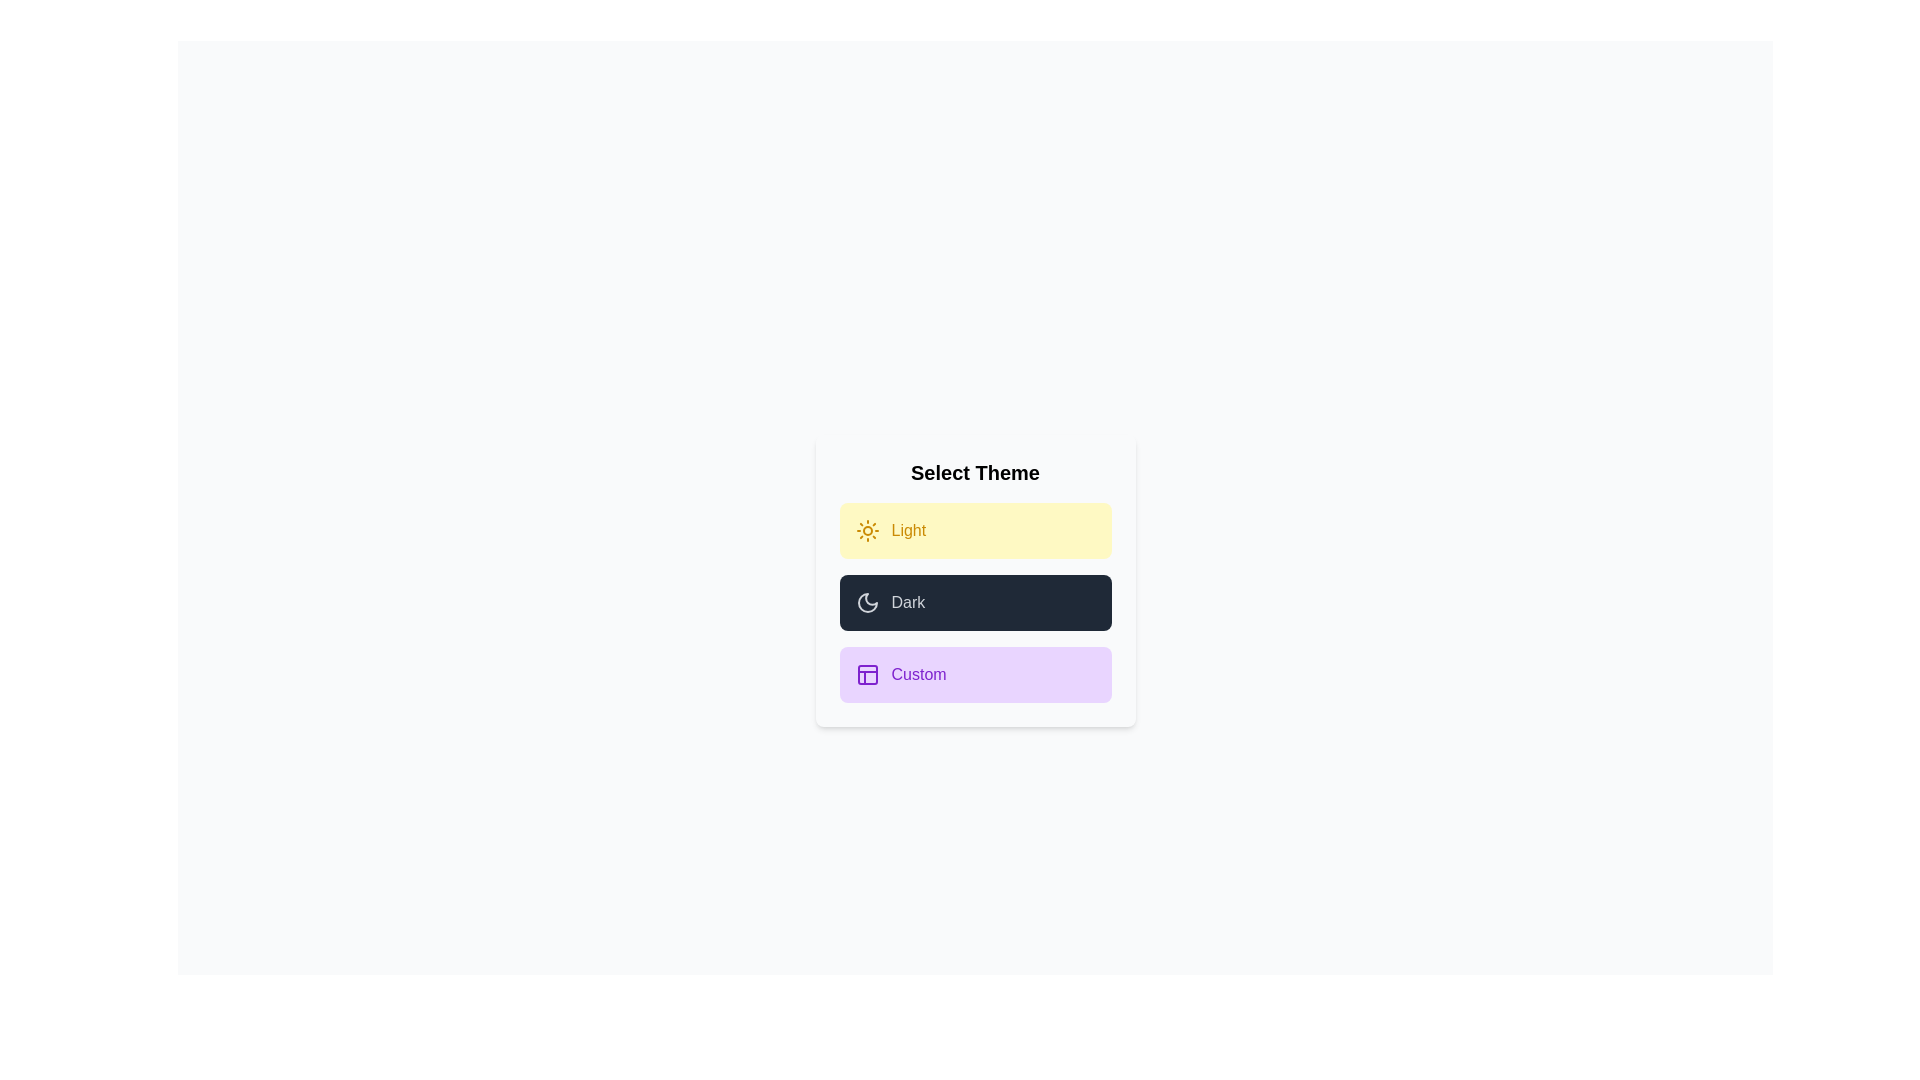 The image size is (1920, 1080). Describe the element at coordinates (975, 601) in the screenshot. I see `the 'Dark' theme selection button, which is the middle option in a vertical list of three buttons, positioned below the 'Light' button and above the 'Custom' button` at that location.